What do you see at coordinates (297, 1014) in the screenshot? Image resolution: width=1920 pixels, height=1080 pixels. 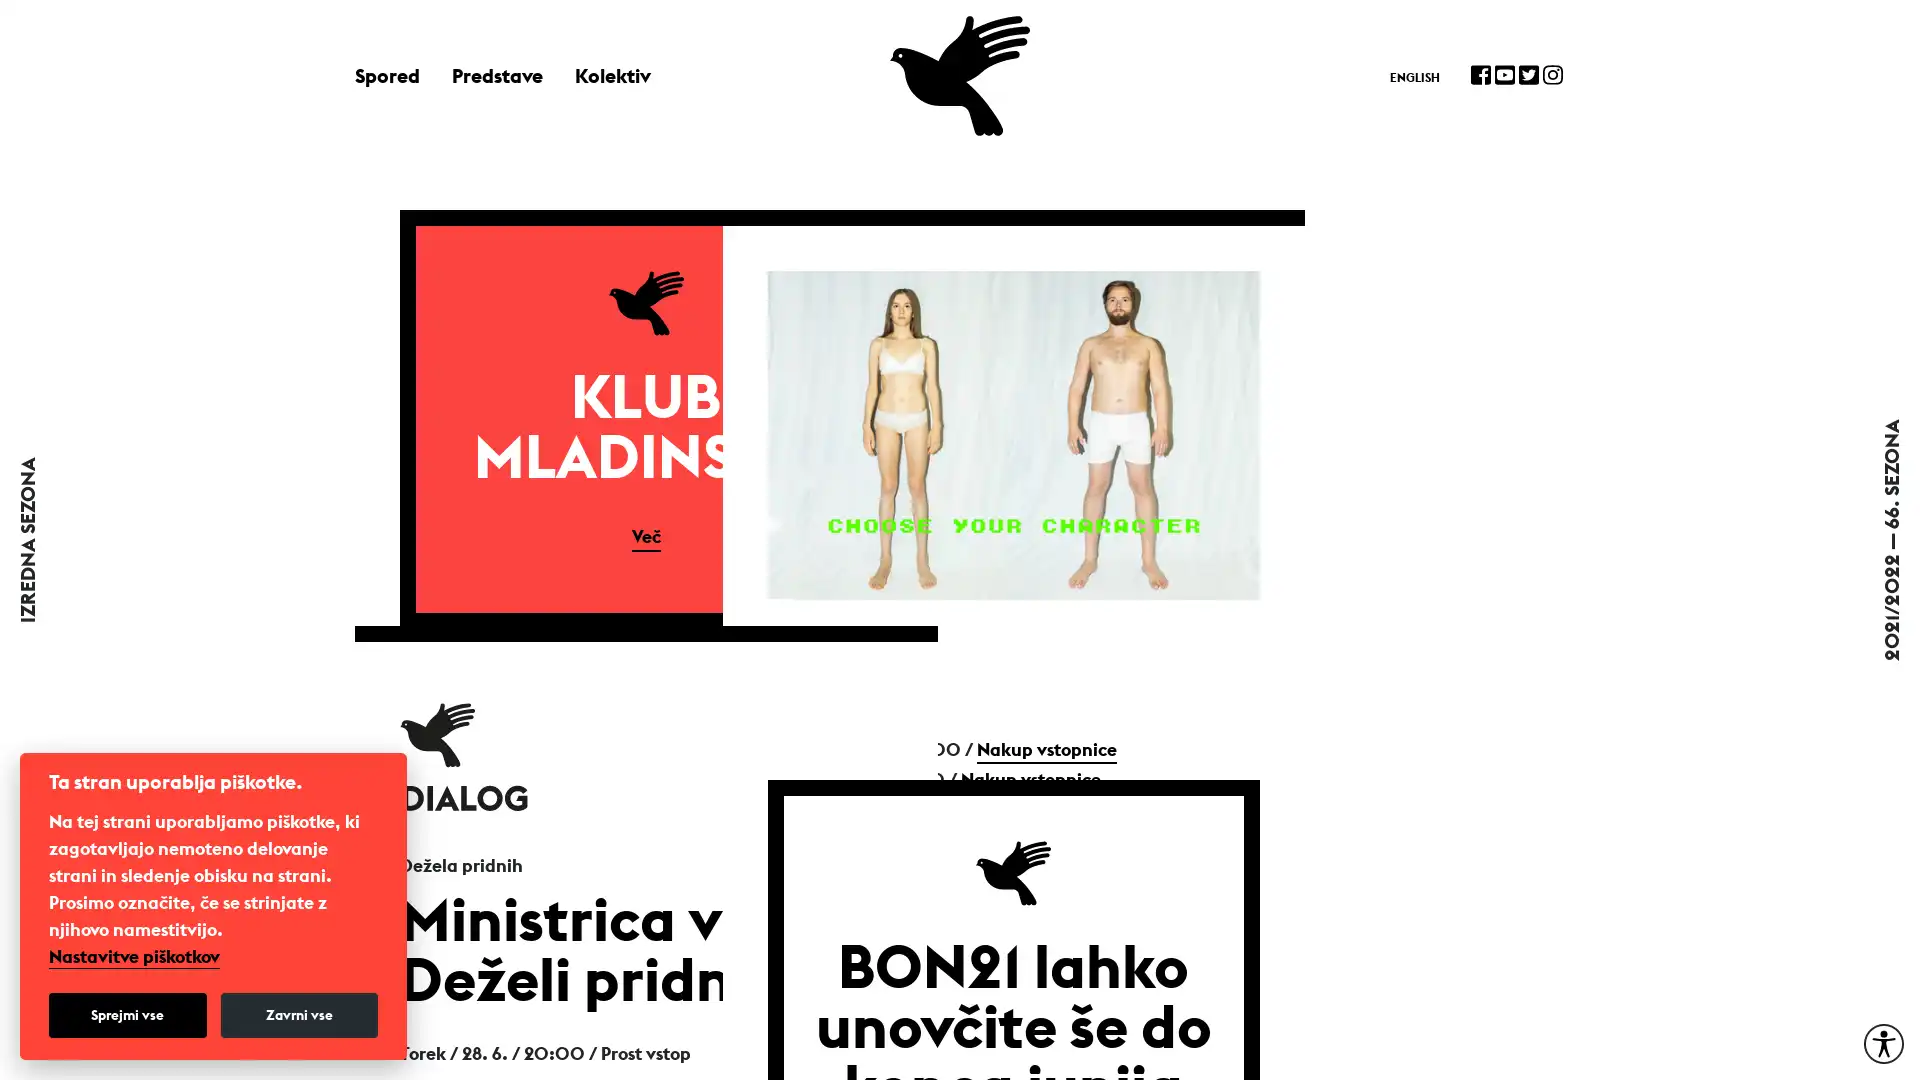 I see `Zavrni vse` at bounding box center [297, 1014].